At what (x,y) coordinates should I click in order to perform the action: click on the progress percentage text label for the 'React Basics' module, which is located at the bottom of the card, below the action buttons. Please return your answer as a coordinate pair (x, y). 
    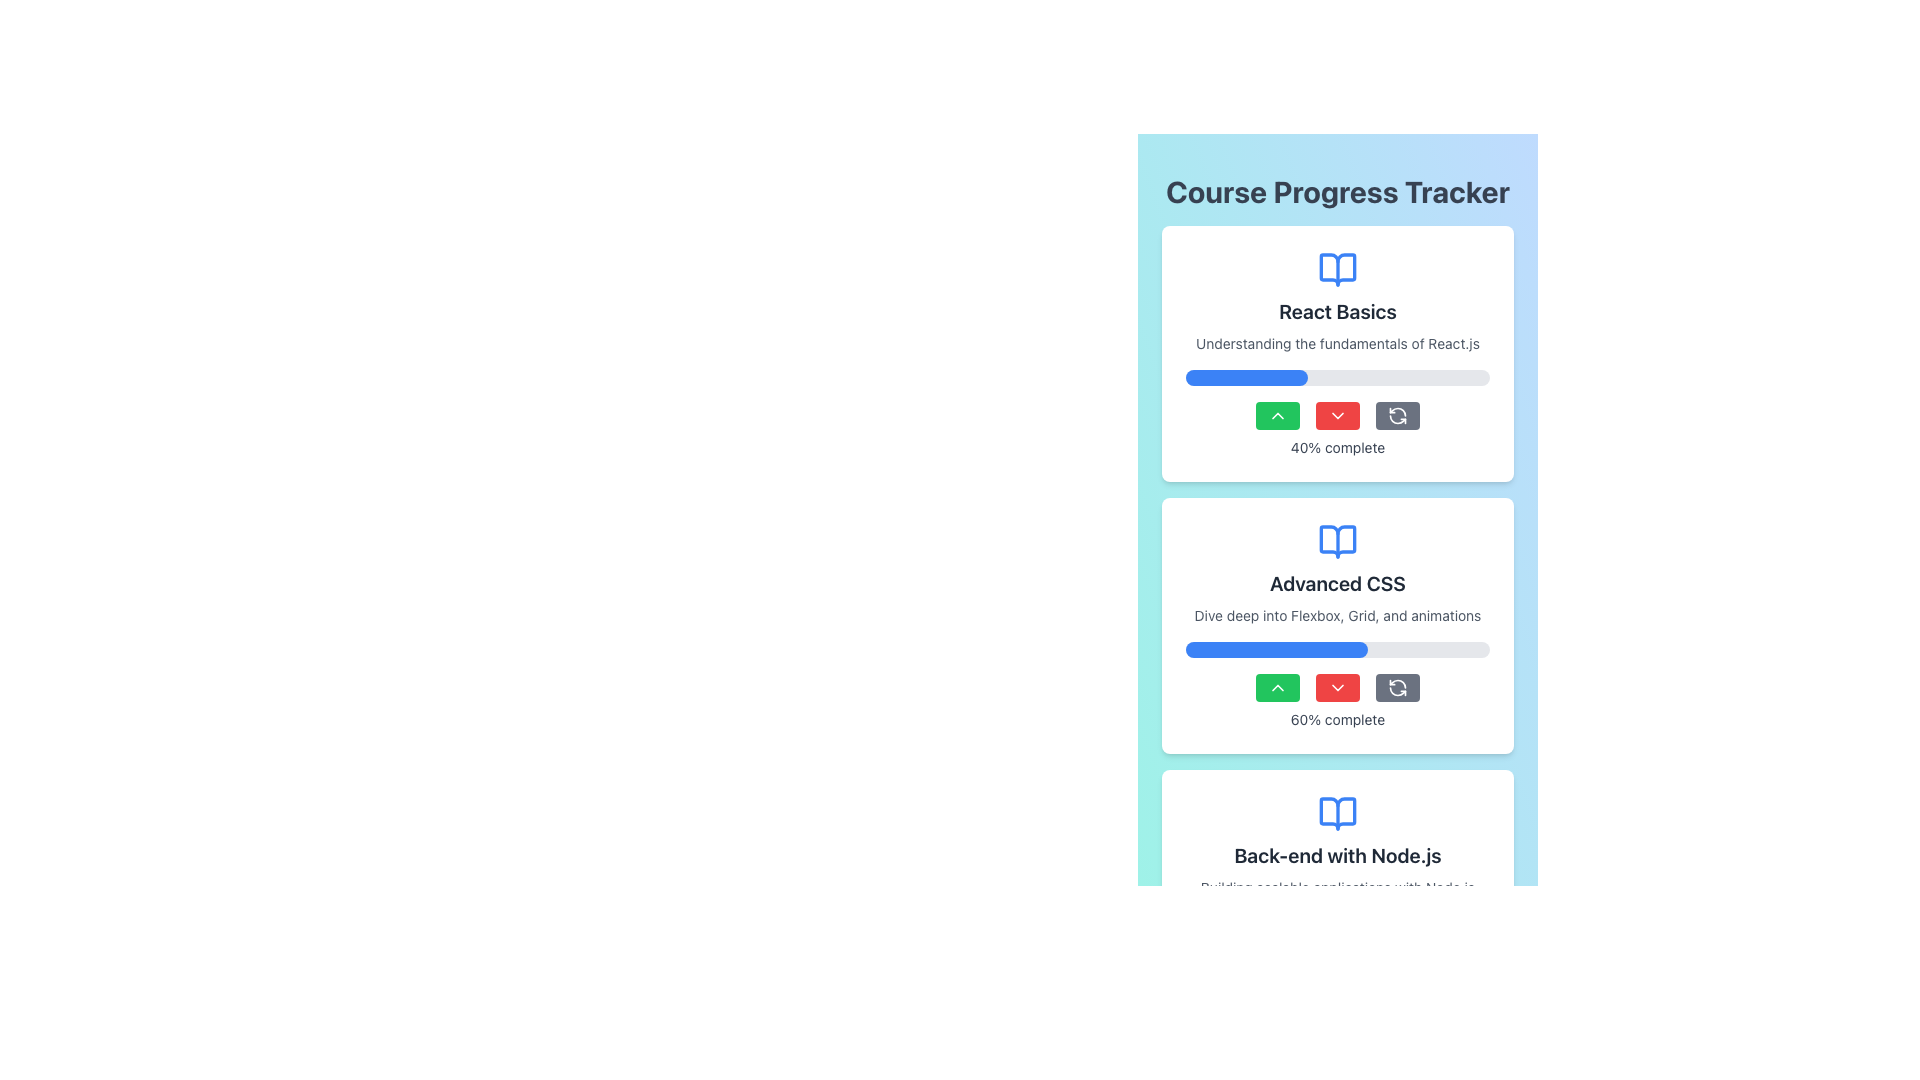
    Looking at the image, I should click on (1338, 446).